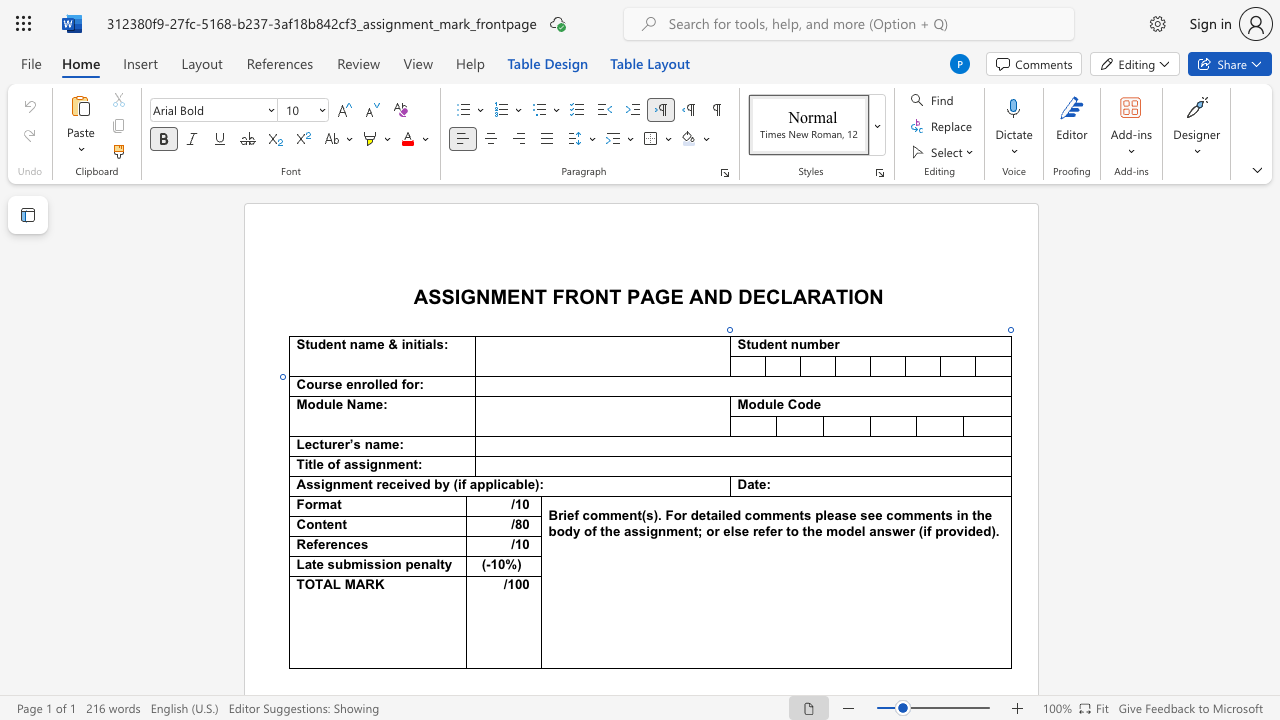 Image resolution: width=1280 pixels, height=720 pixels. What do you see at coordinates (339, 405) in the screenshot?
I see `the 1th character "e" in the text` at bounding box center [339, 405].